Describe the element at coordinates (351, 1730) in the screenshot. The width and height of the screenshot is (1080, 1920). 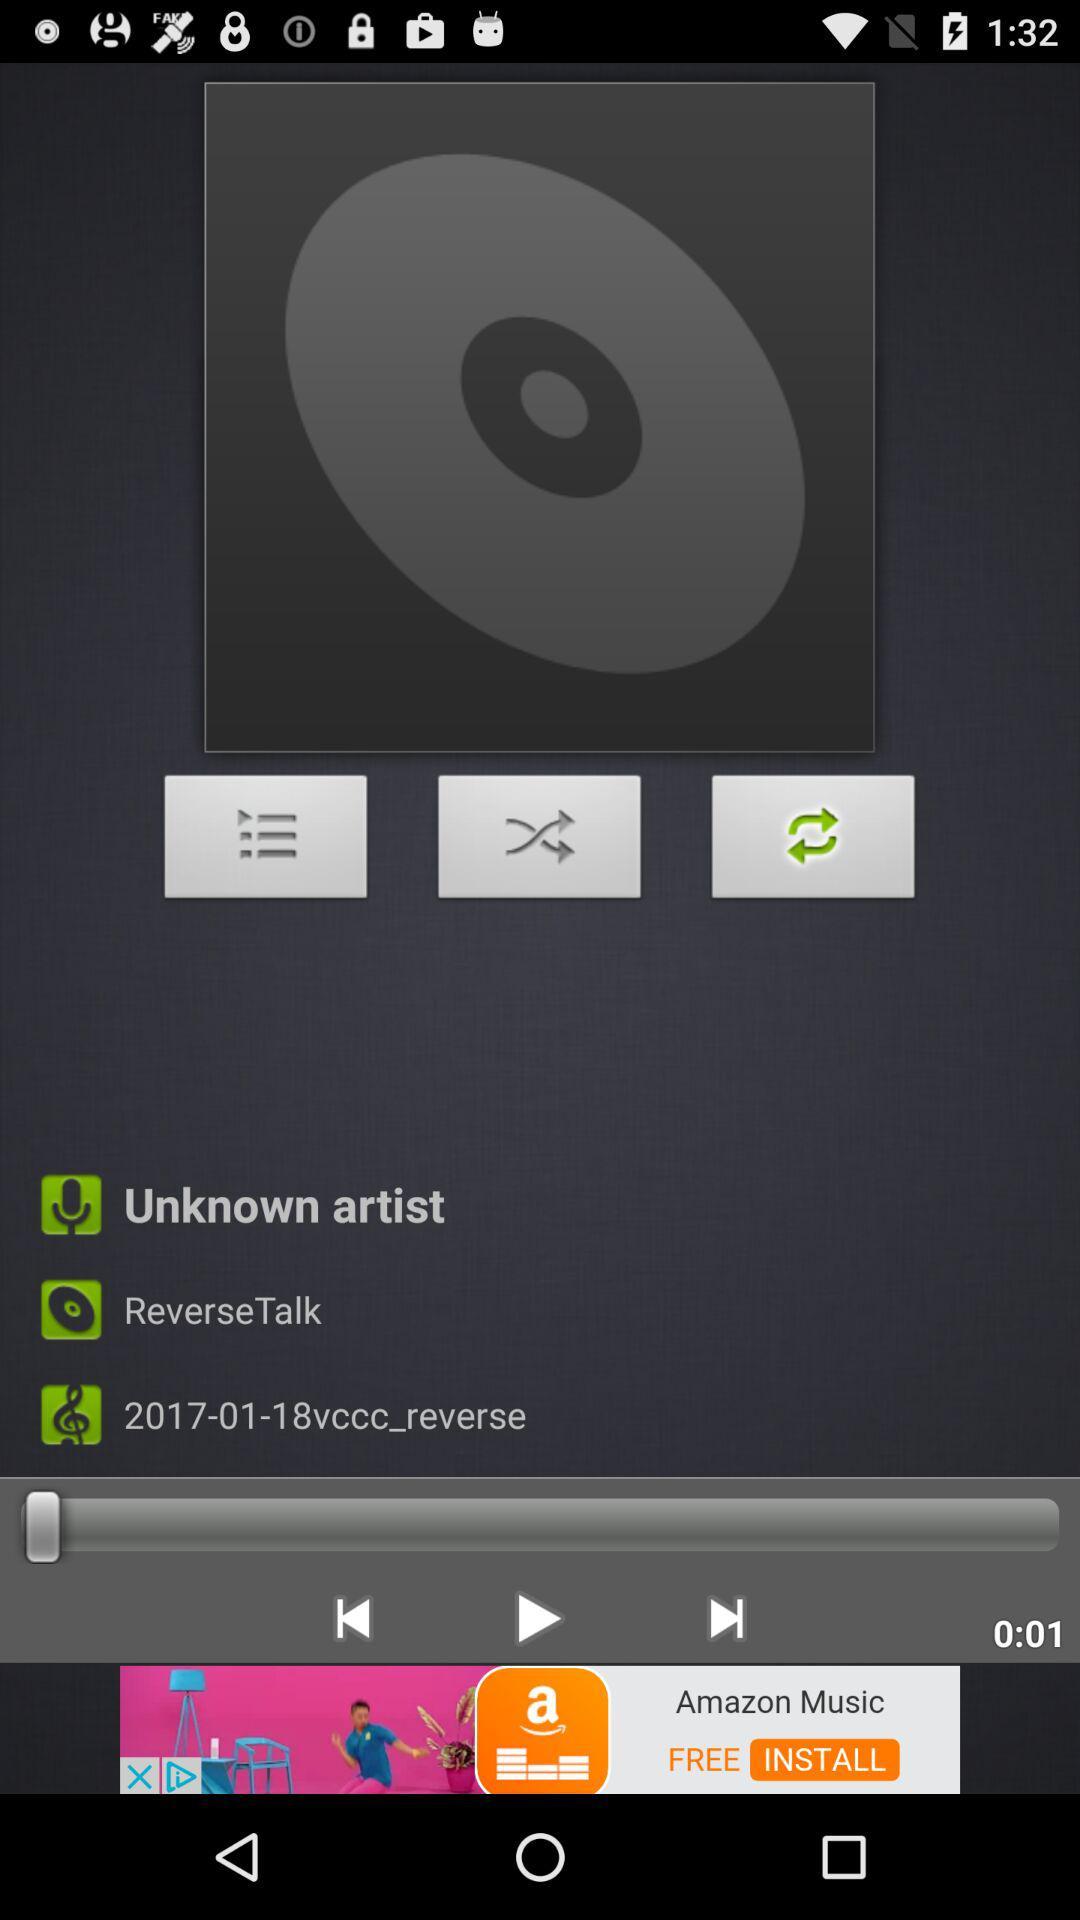
I see `the skip_previous icon` at that location.